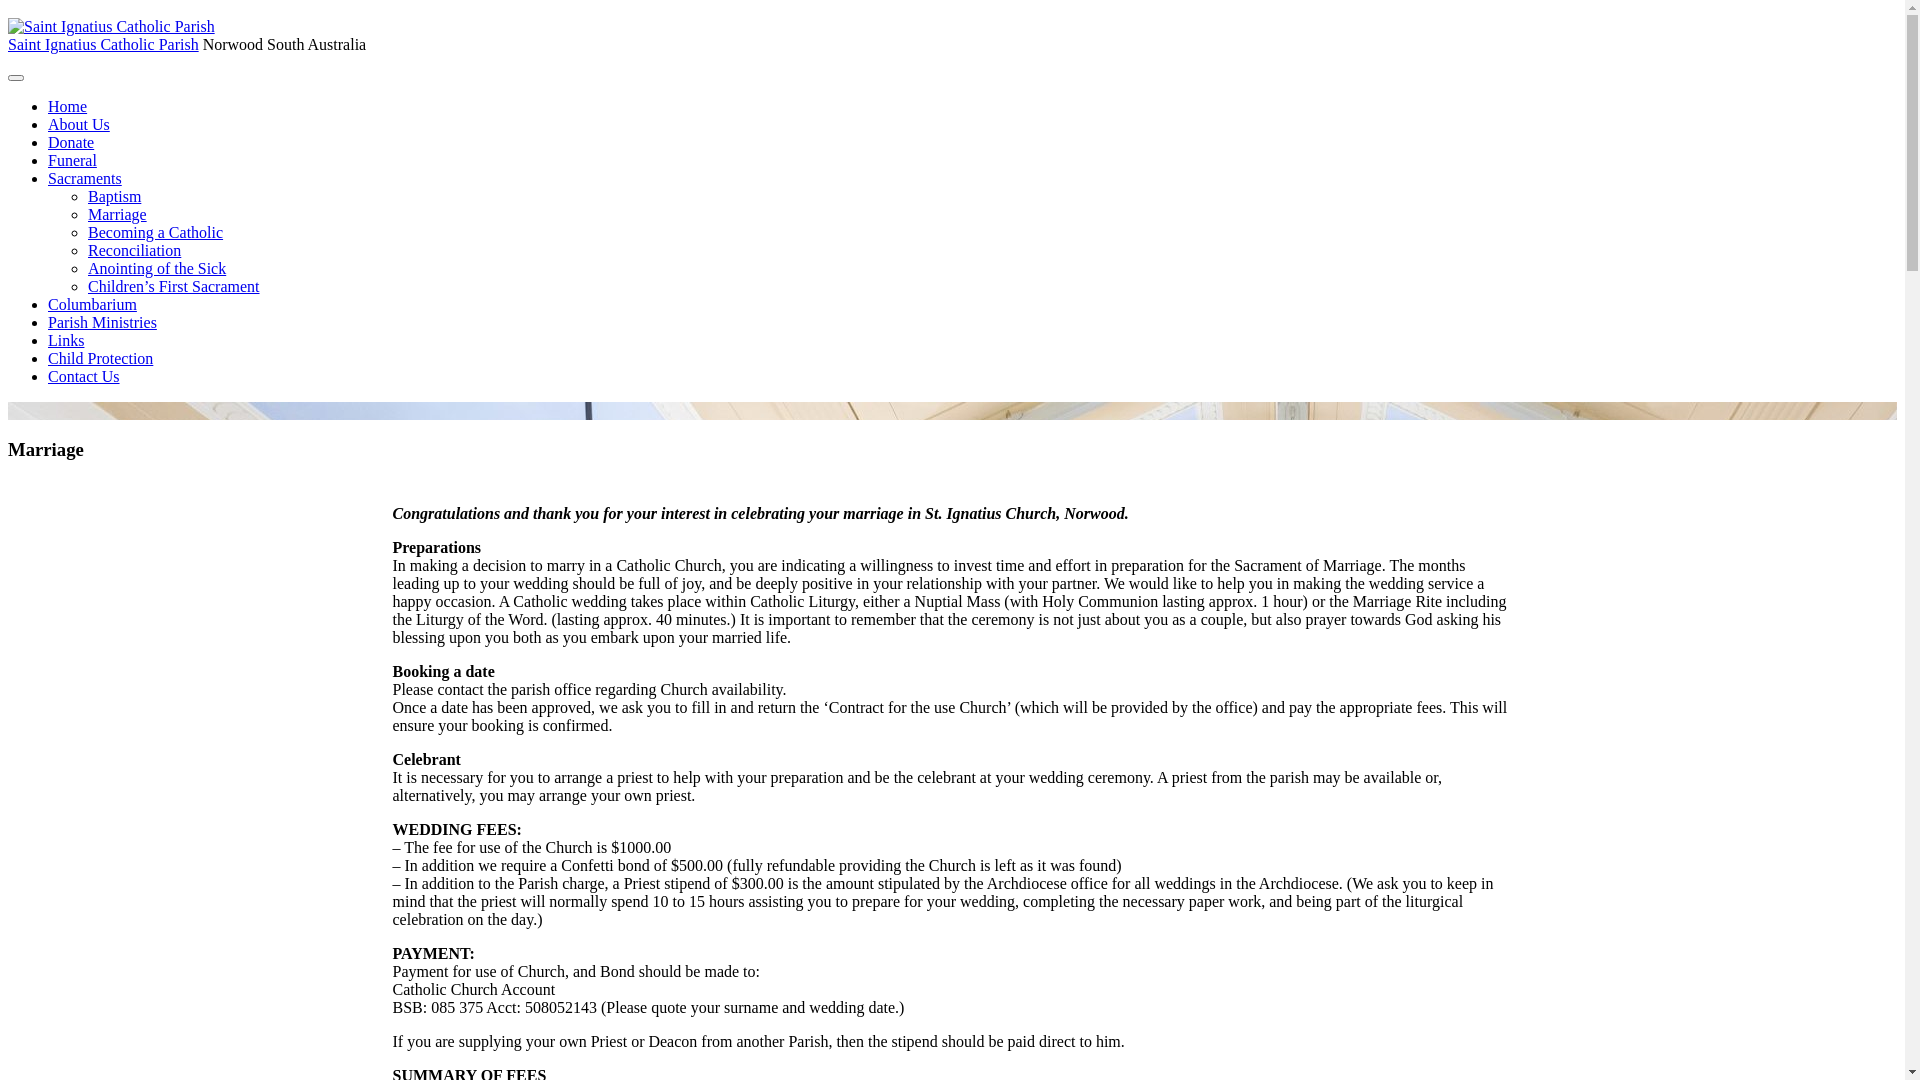 The image size is (1920, 1080). What do you see at coordinates (86, 196) in the screenshot?
I see `'Baptism'` at bounding box center [86, 196].